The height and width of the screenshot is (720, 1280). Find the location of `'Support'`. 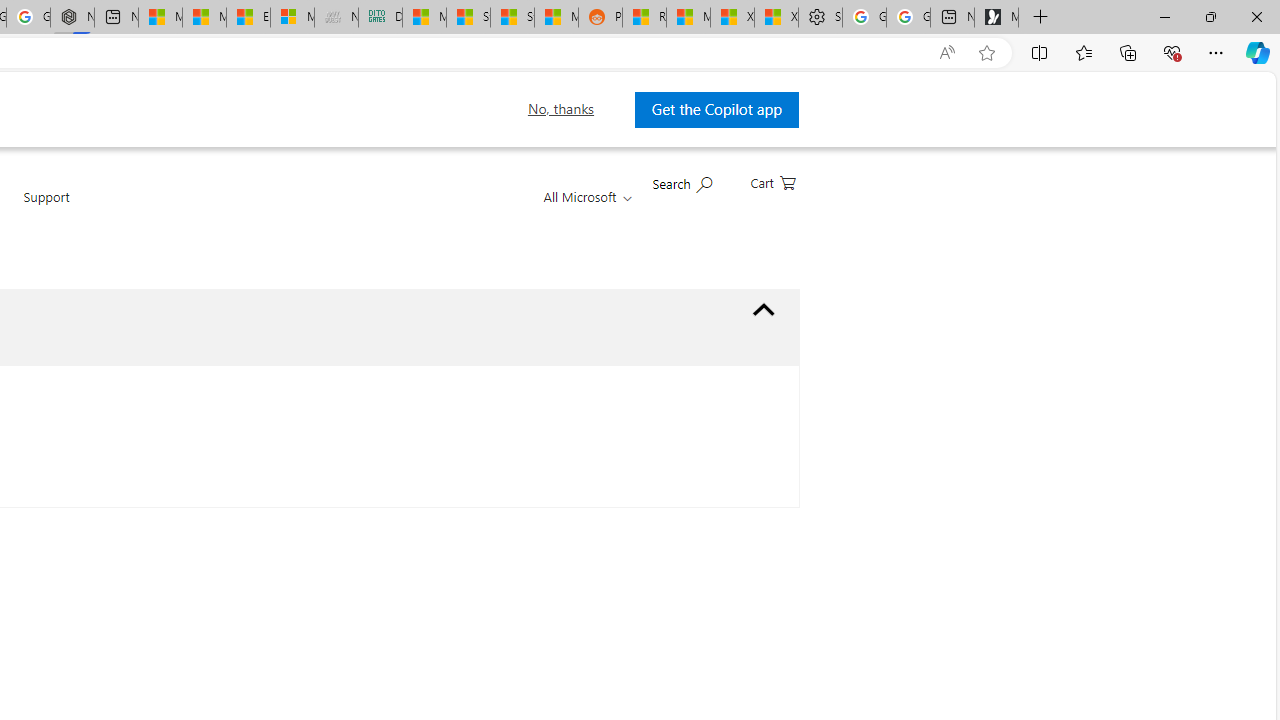

'Support' is located at coordinates (46, 209).